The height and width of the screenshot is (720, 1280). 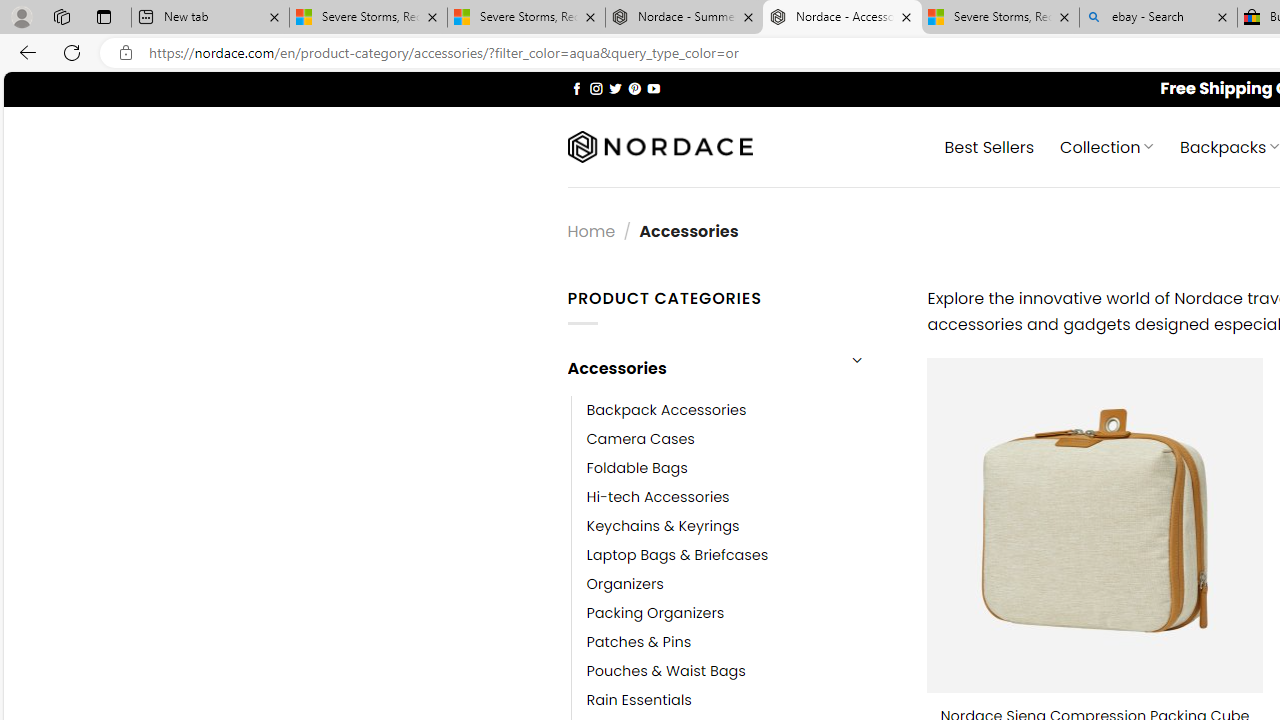 I want to click on 'Patches & Pins', so click(x=638, y=642).